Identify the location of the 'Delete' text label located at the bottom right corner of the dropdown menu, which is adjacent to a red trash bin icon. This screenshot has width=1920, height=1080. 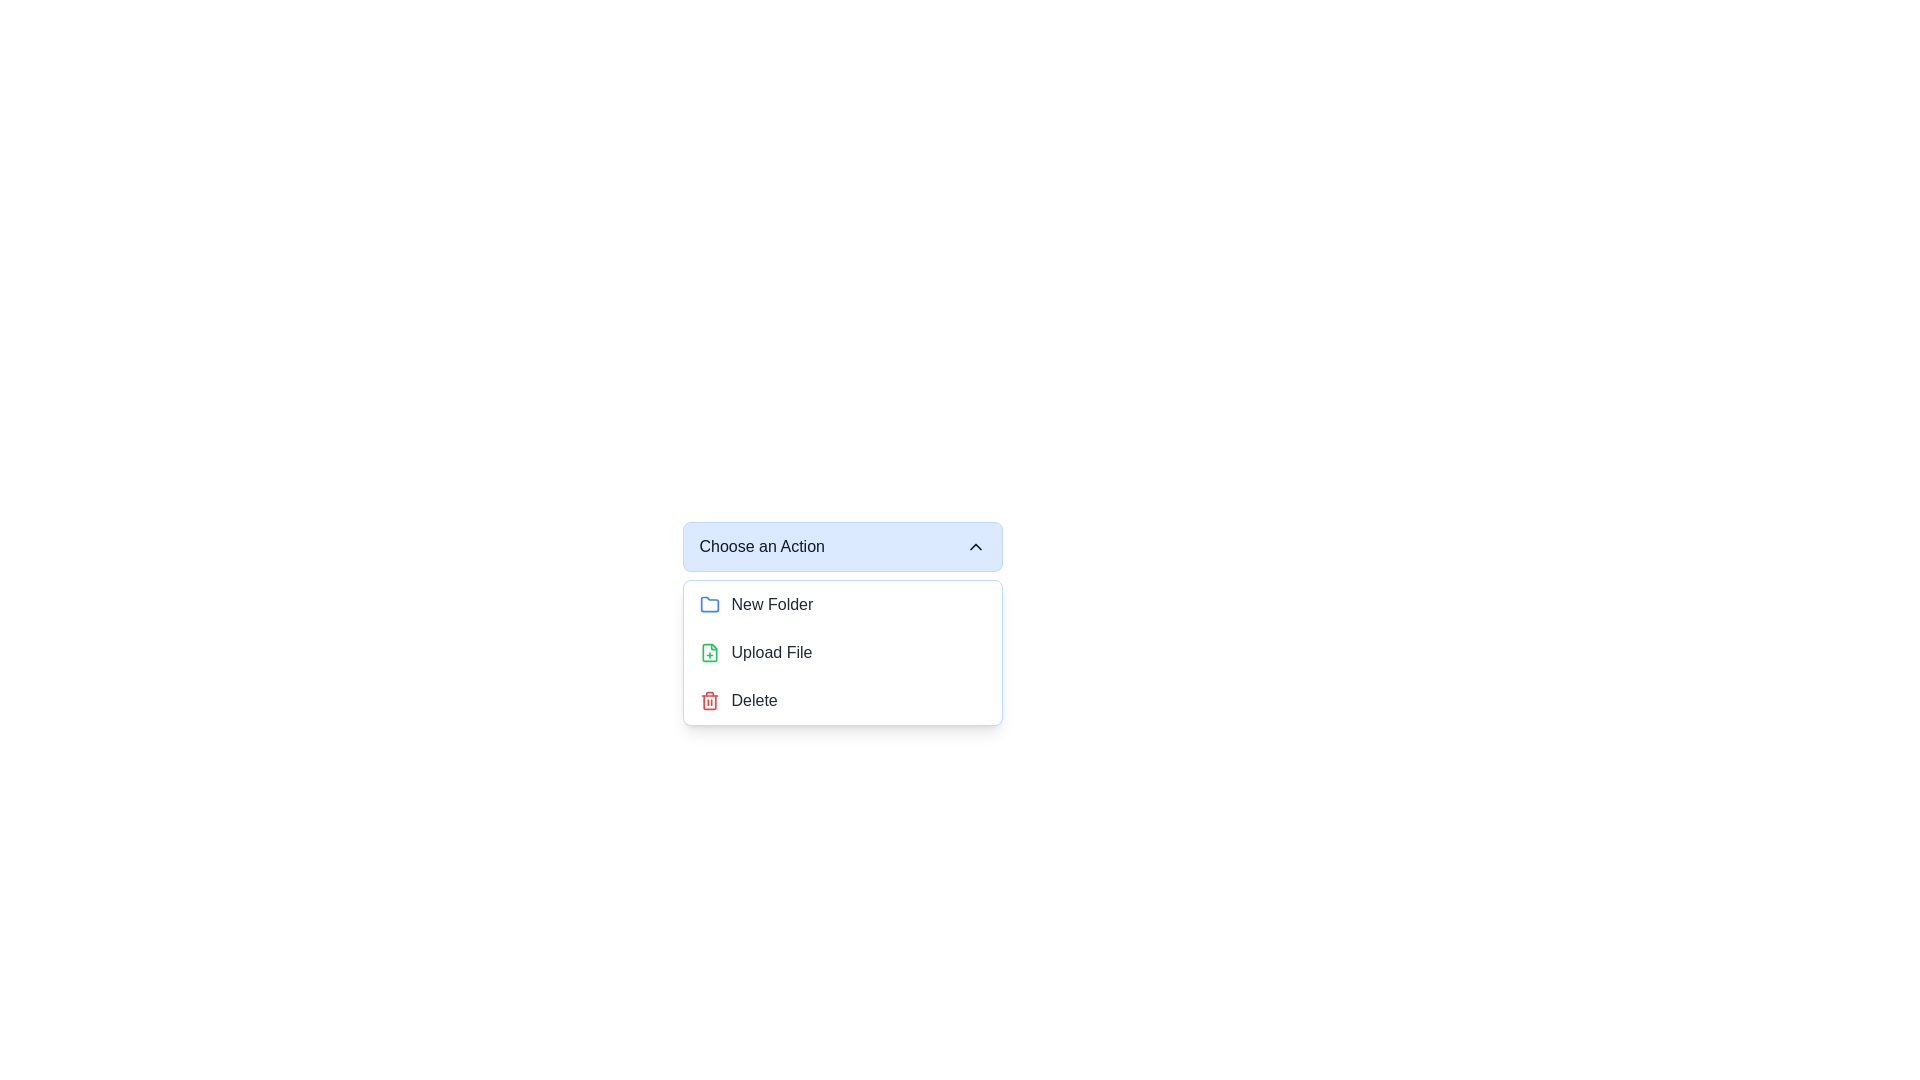
(753, 700).